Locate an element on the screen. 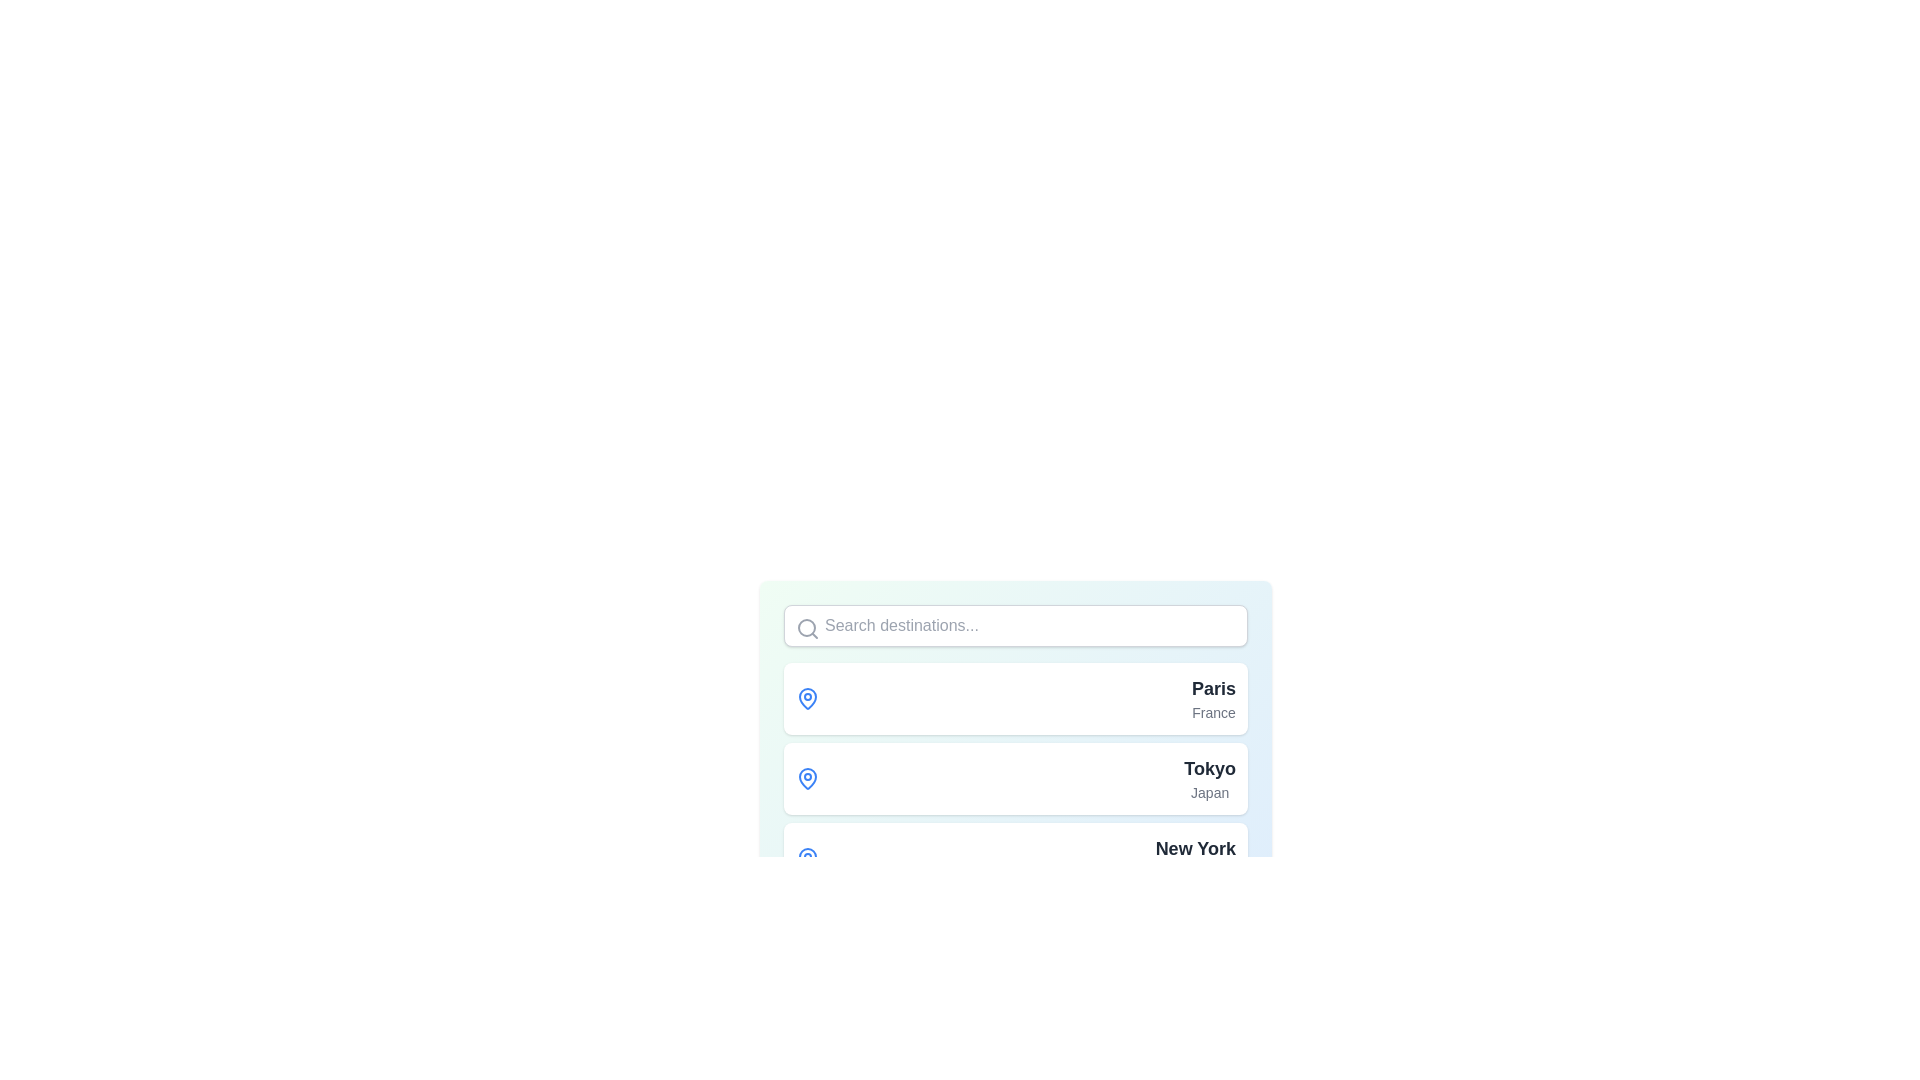 This screenshot has width=1920, height=1080. the location pin icon representing 'New York' in the list of cities, indicating it is an interactive element is located at coordinates (807, 856).